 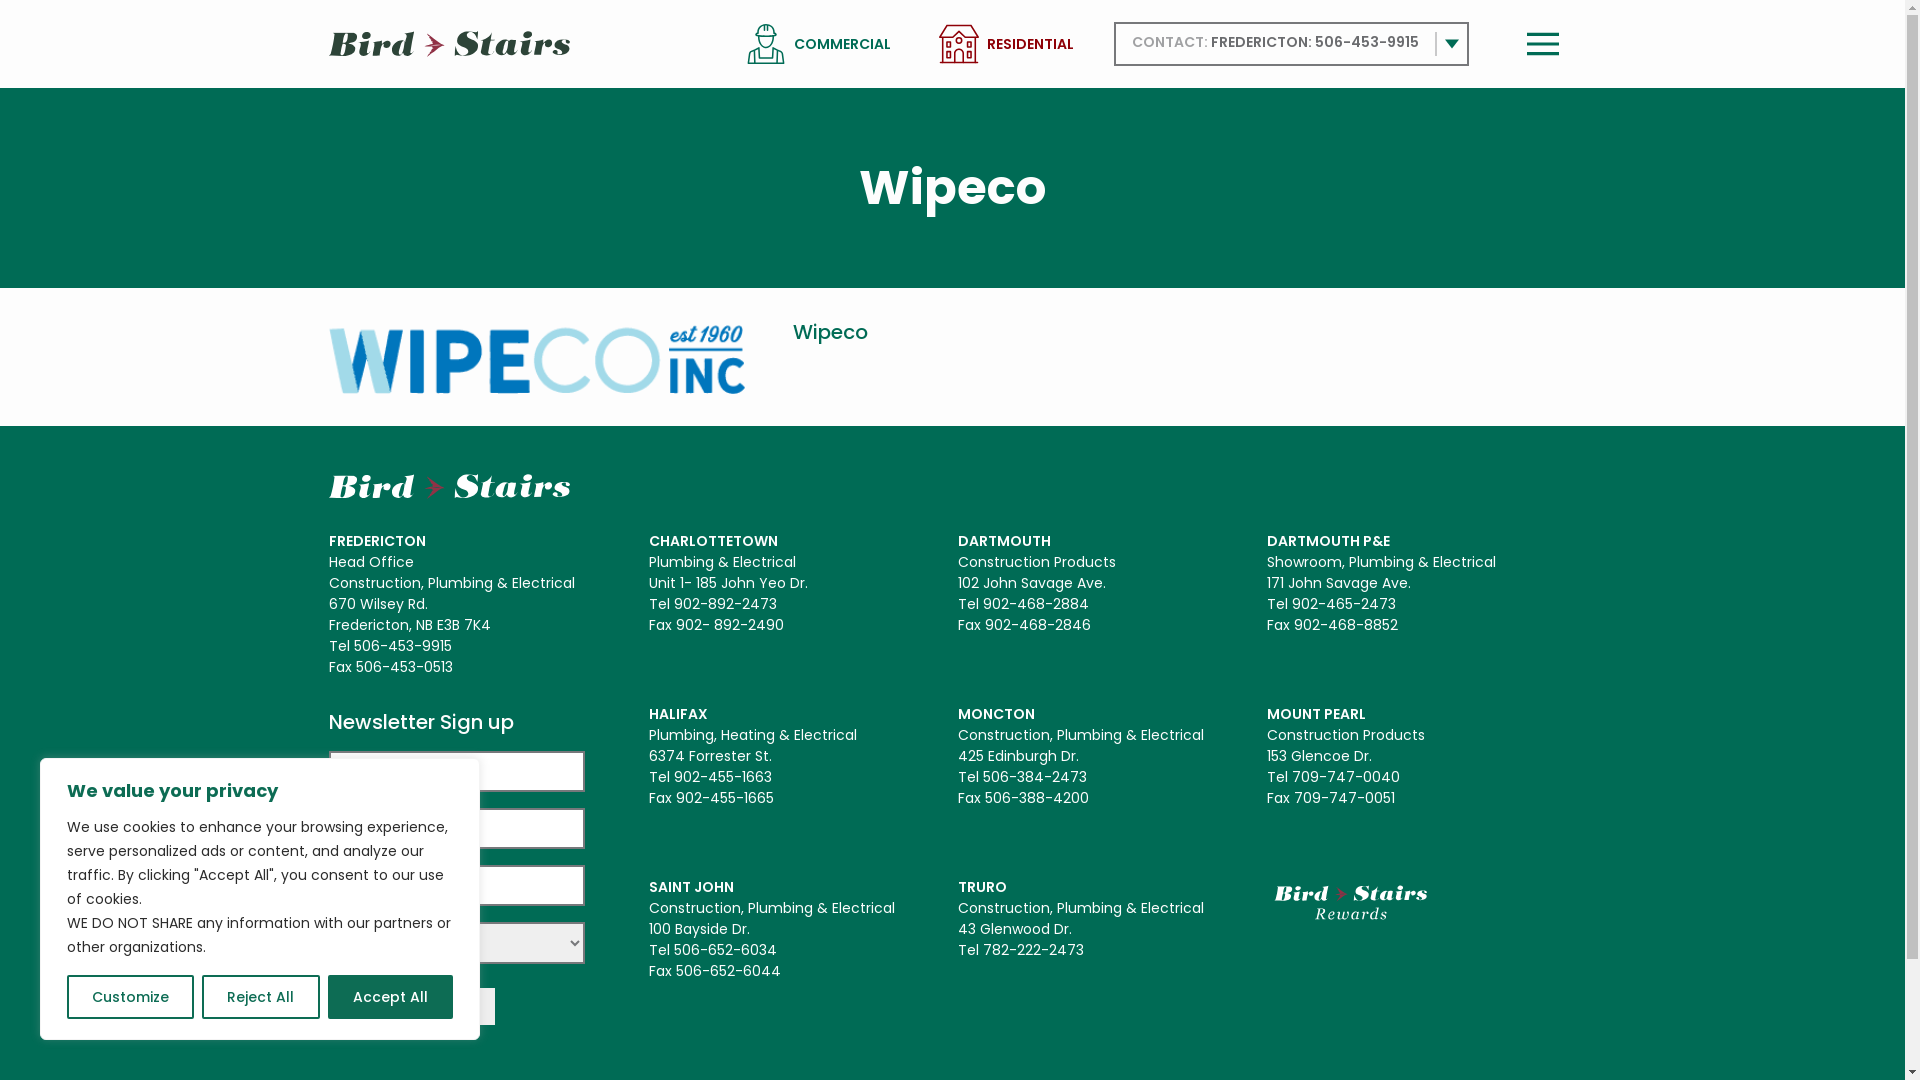 What do you see at coordinates (1365, 42) in the screenshot?
I see `'506-453-9915'` at bounding box center [1365, 42].